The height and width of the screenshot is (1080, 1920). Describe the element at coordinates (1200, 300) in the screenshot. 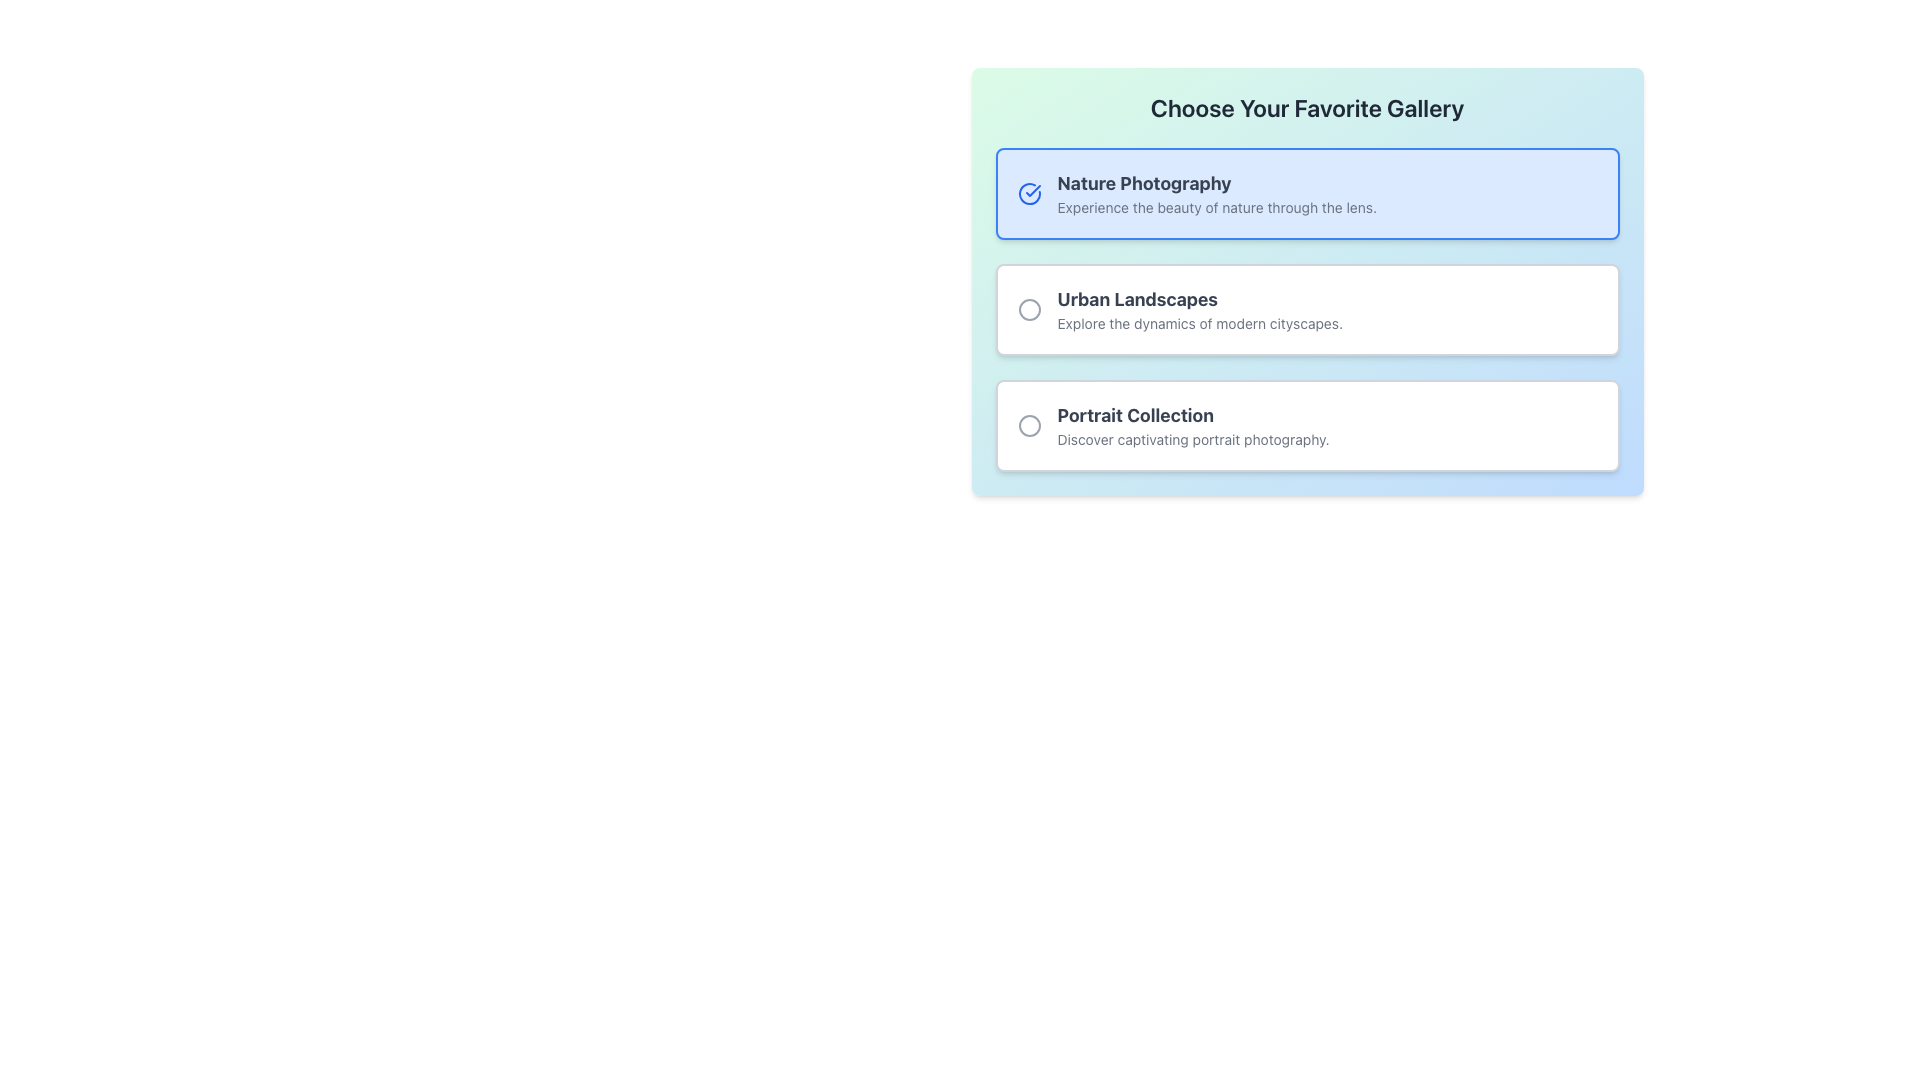

I see `bold text 'Urban Landscapes' which is the topmost text in the second card of a vertically stacked list, positioned within a centered panel` at that location.